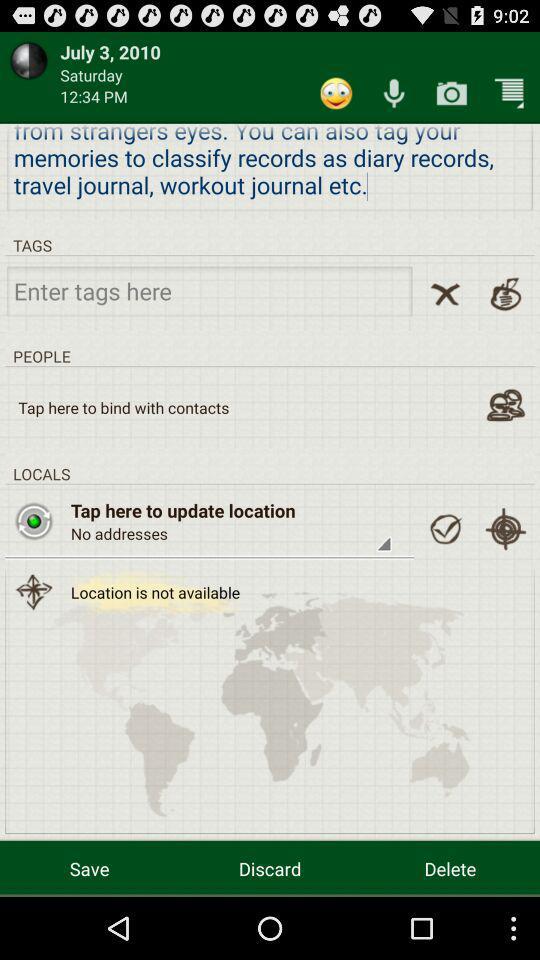  Describe the element at coordinates (509, 93) in the screenshot. I see `menu button` at that location.